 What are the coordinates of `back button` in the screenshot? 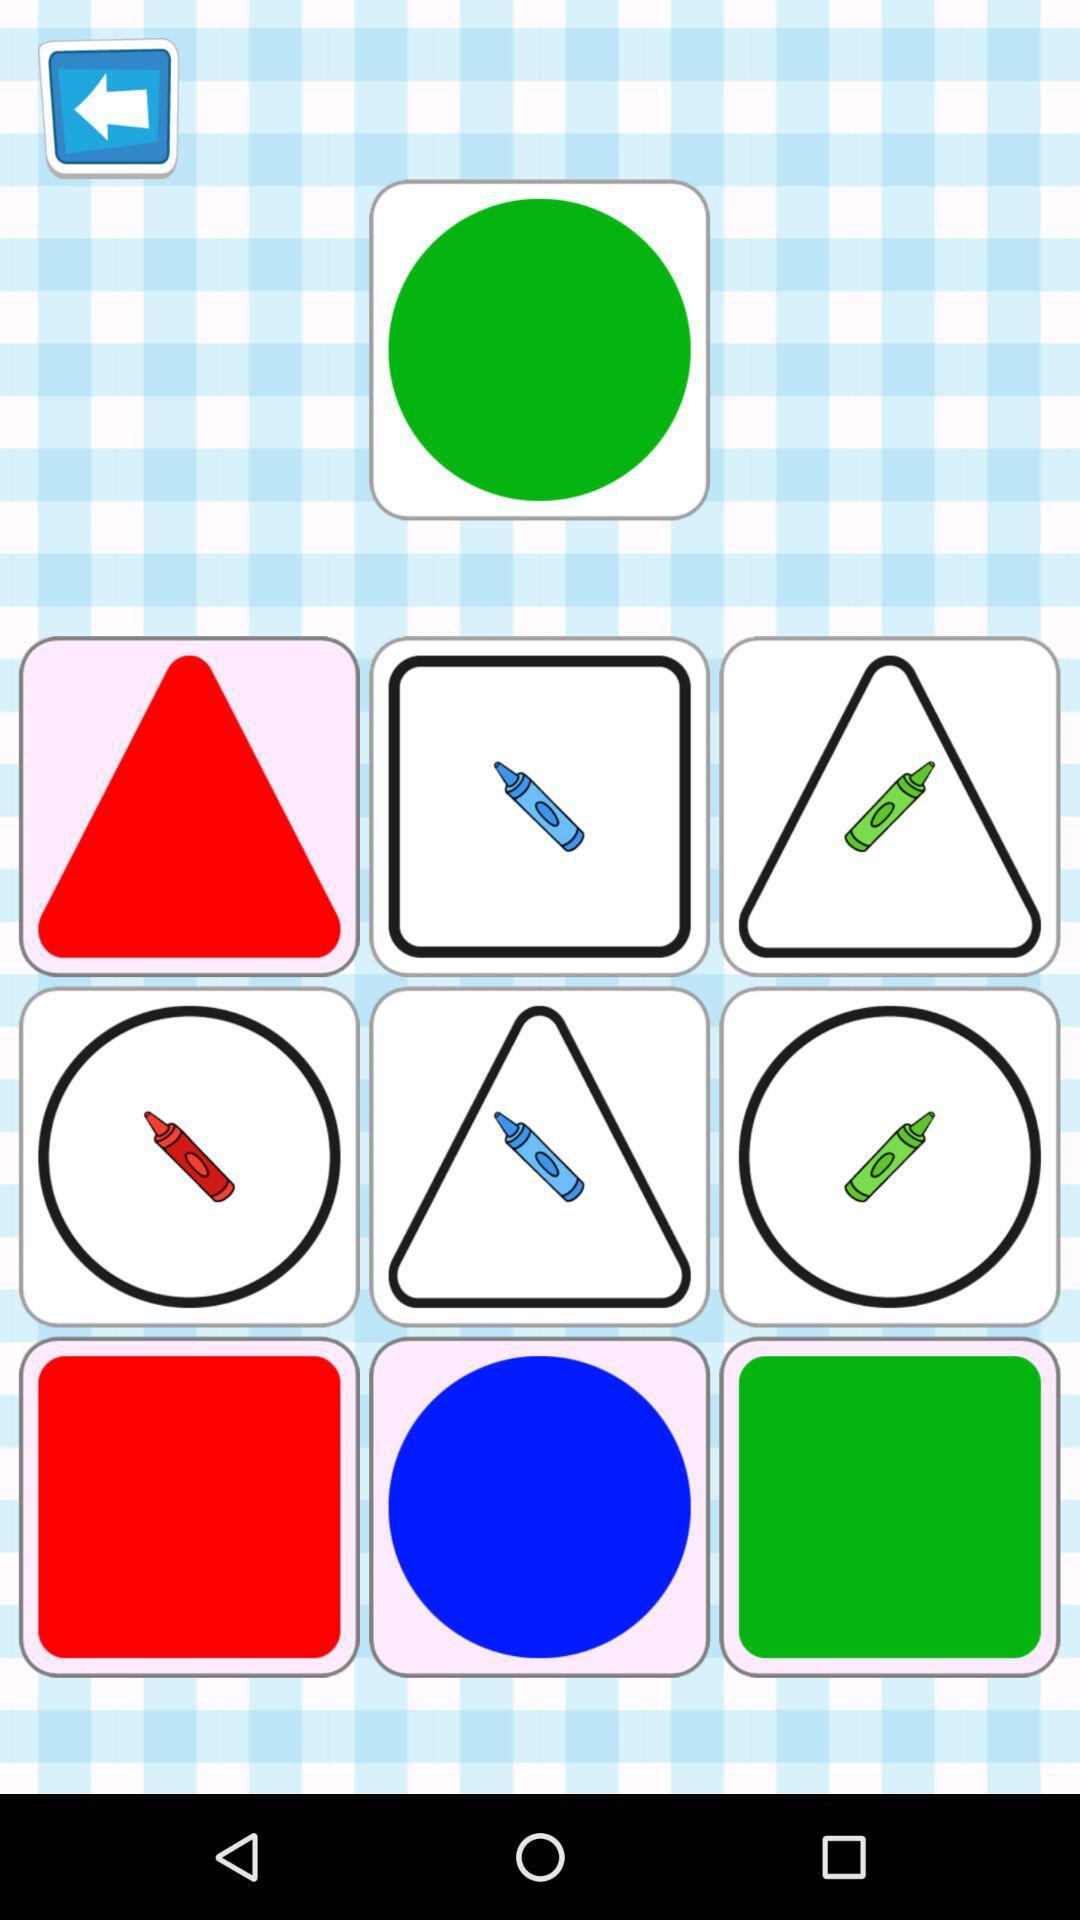 It's located at (108, 107).